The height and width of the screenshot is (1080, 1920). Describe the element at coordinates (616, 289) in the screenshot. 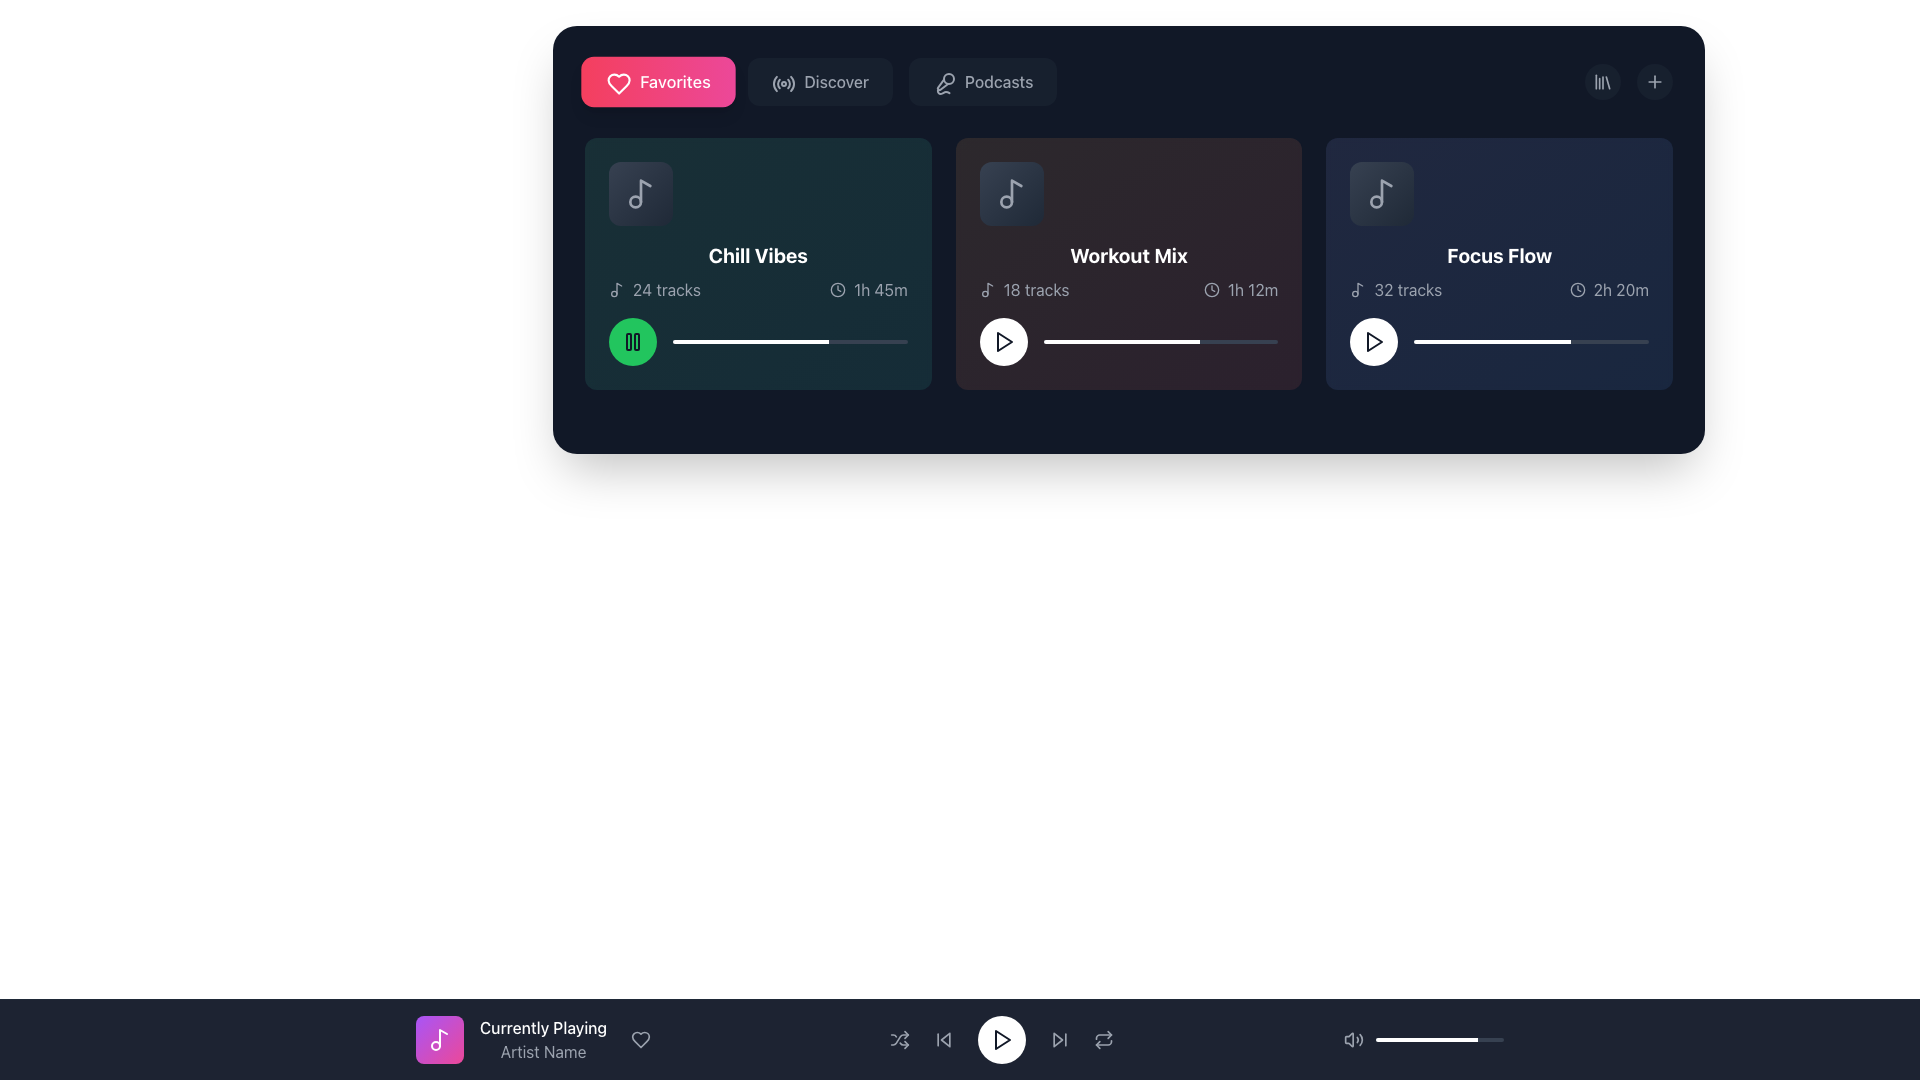

I see `the music icon located at the top-left of the 'Chill Vibes' card, which is positioned to the left of the text '24 tracks'` at that location.